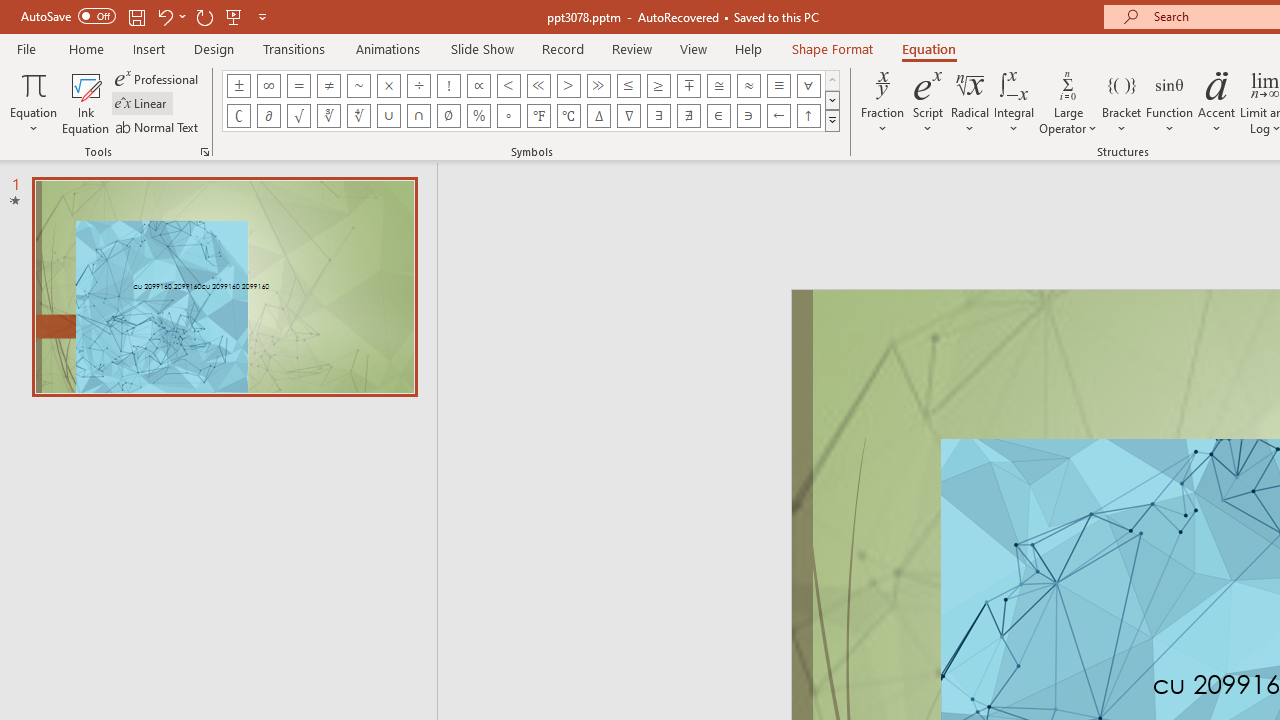 This screenshot has height=720, width=1280. I want to click on 'Large Operator', so click(1067, 103).